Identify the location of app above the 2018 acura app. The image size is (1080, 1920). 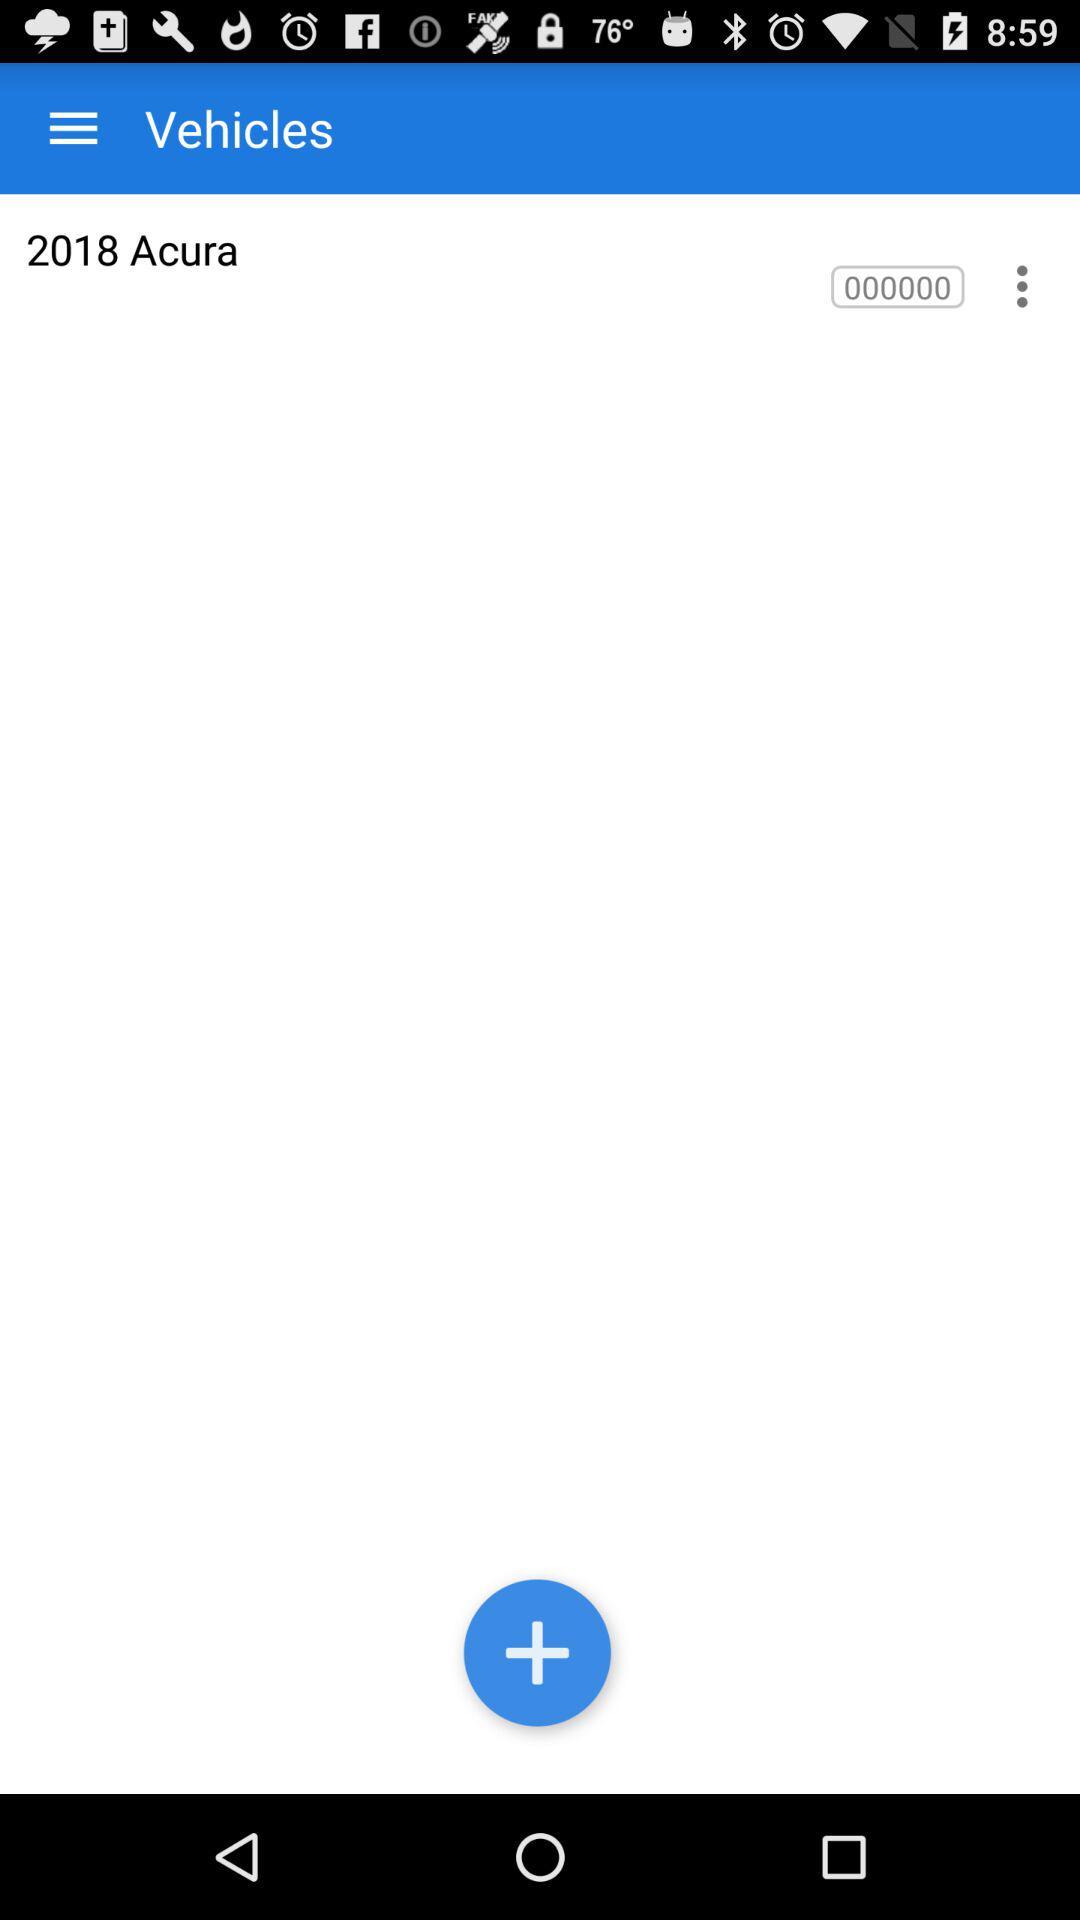
(219, 127).